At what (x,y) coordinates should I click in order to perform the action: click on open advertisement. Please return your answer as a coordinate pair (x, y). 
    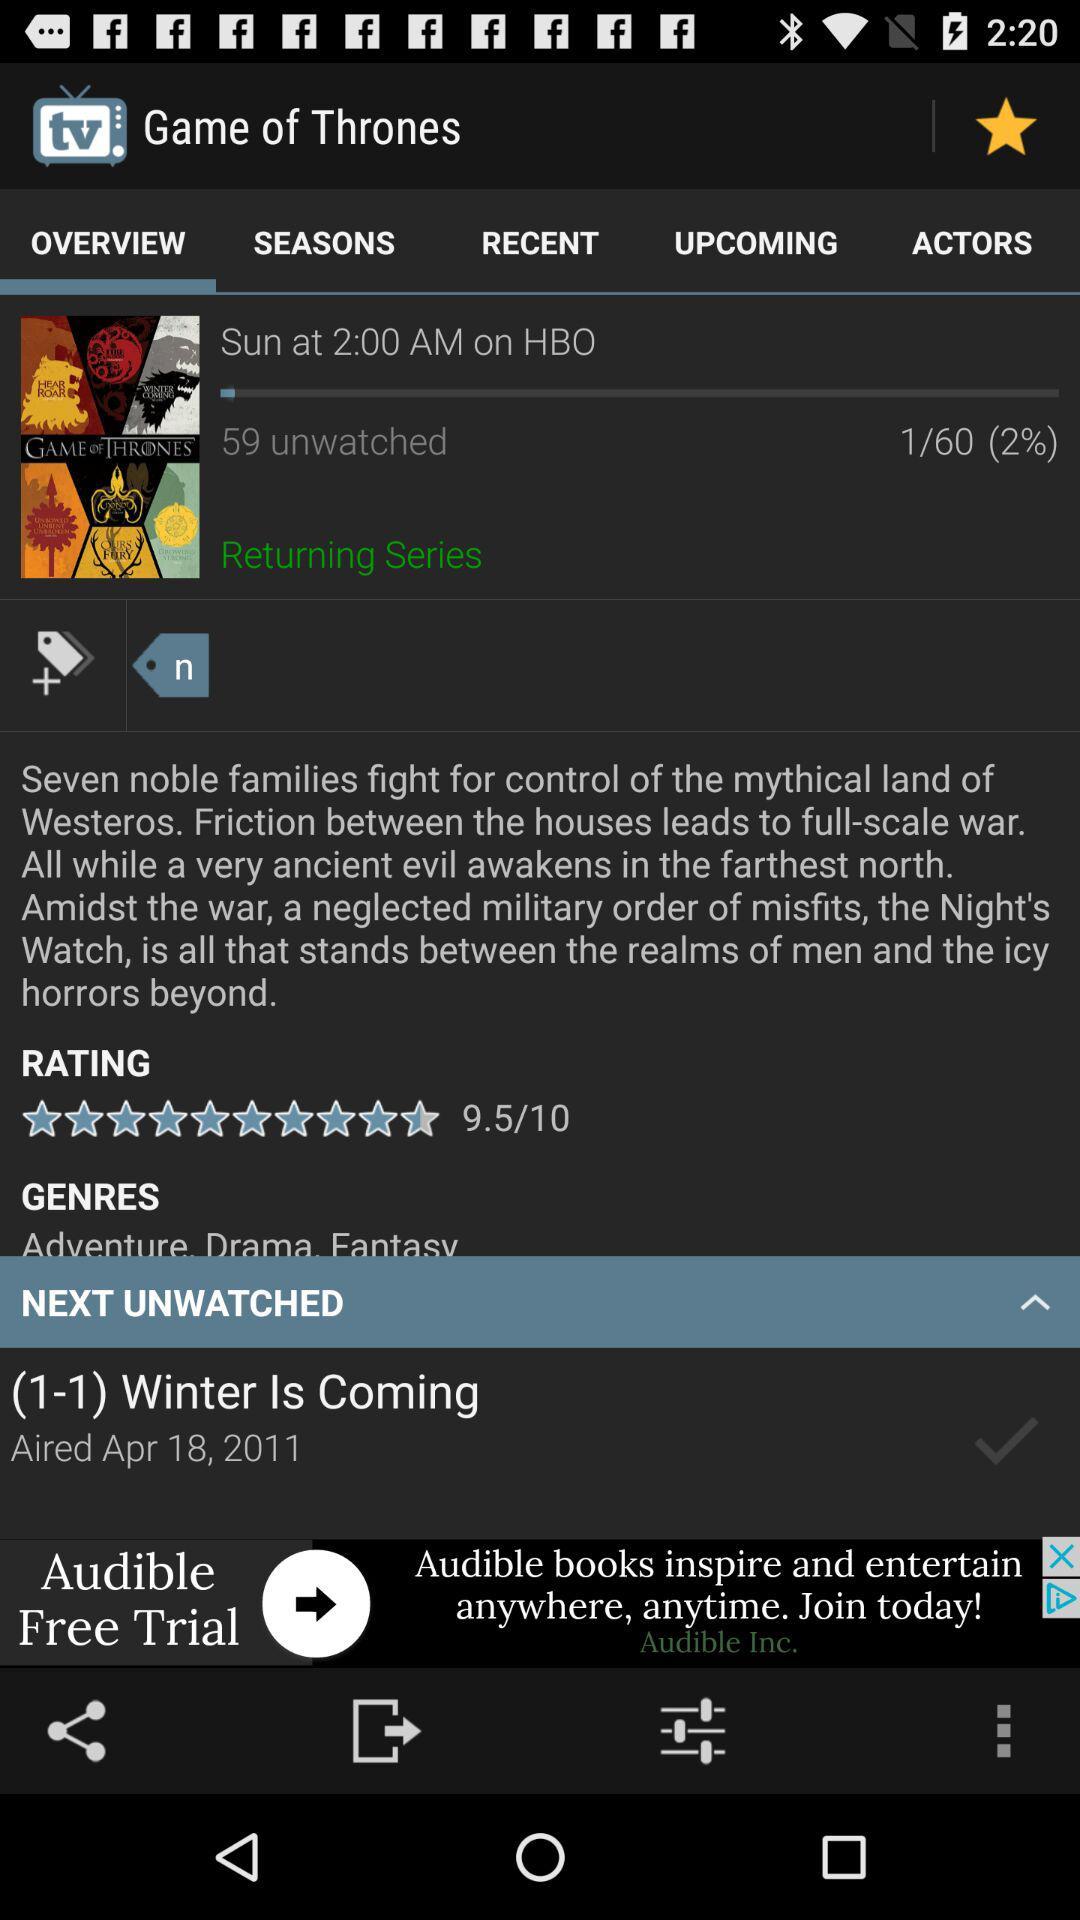
    Looking at the image, I should click on (540, 1602).